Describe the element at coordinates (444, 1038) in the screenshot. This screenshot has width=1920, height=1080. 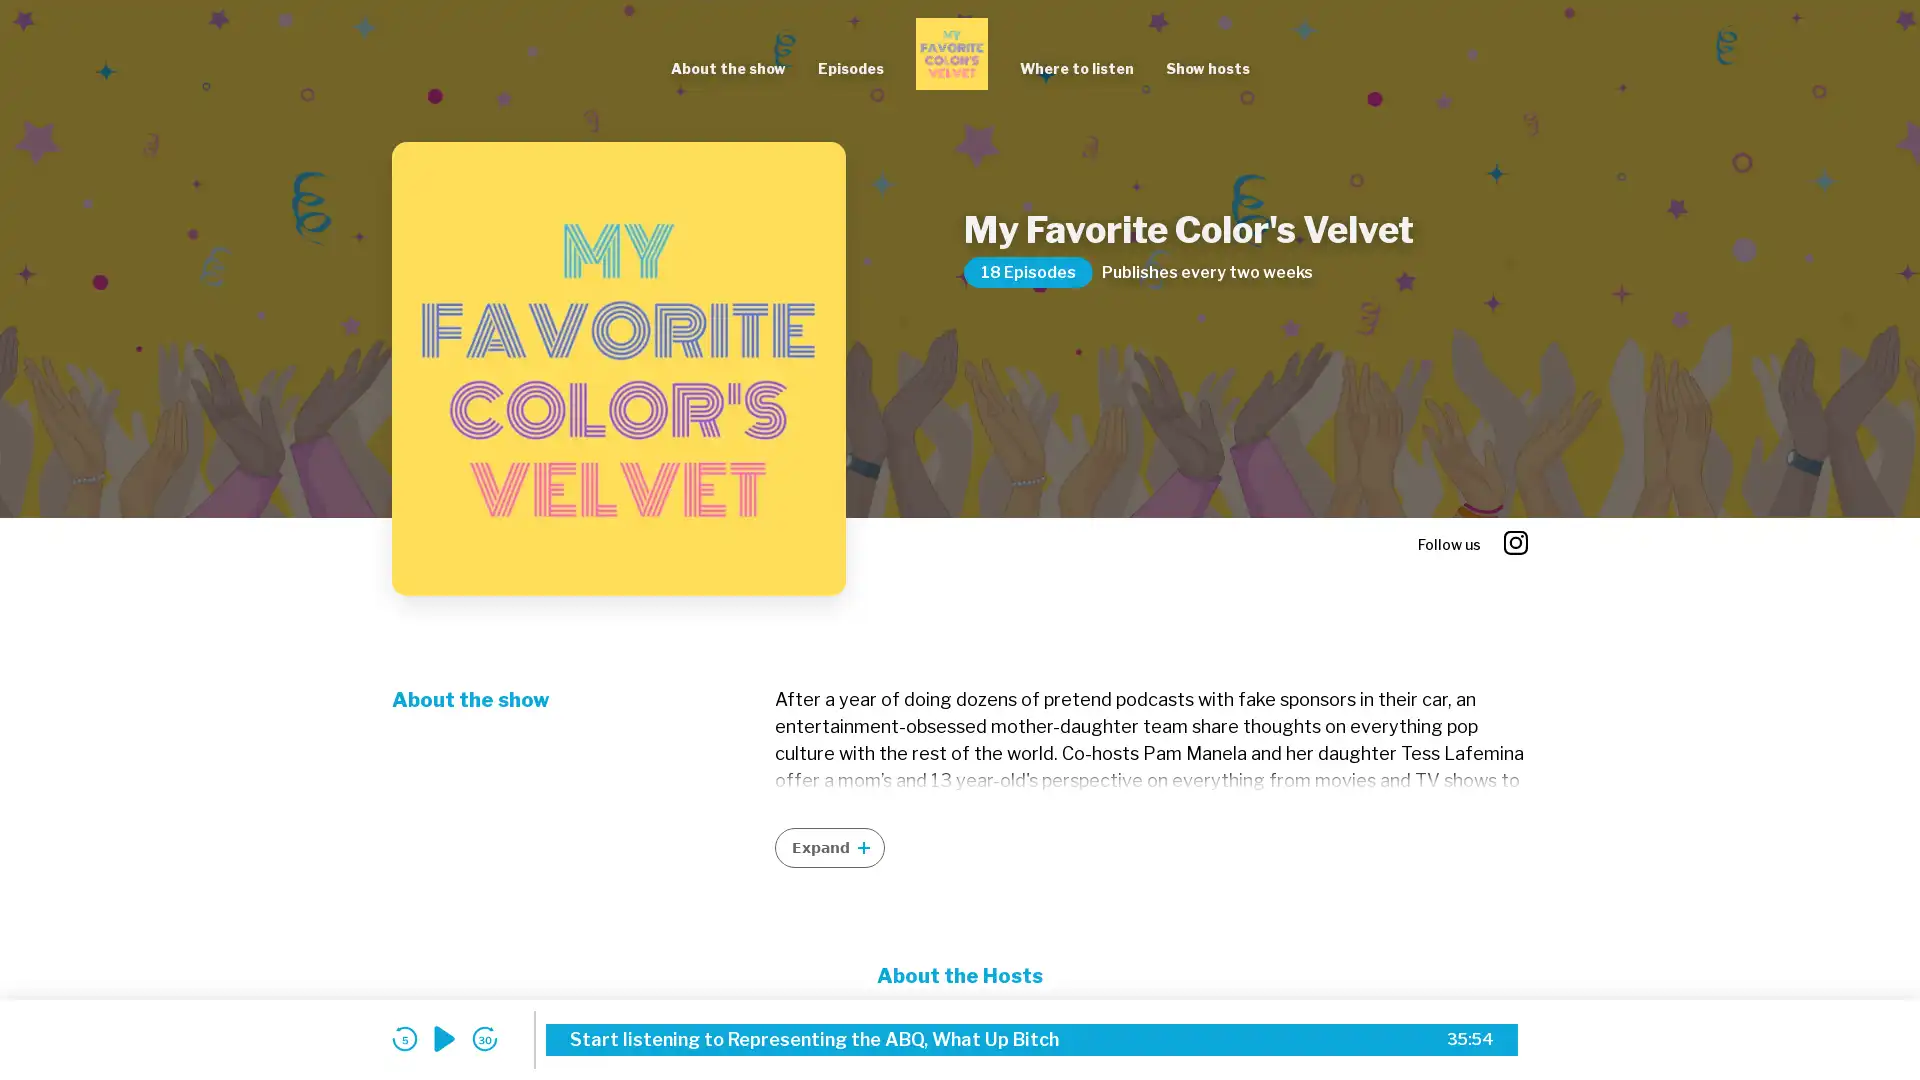
I see `play audio` at that location.